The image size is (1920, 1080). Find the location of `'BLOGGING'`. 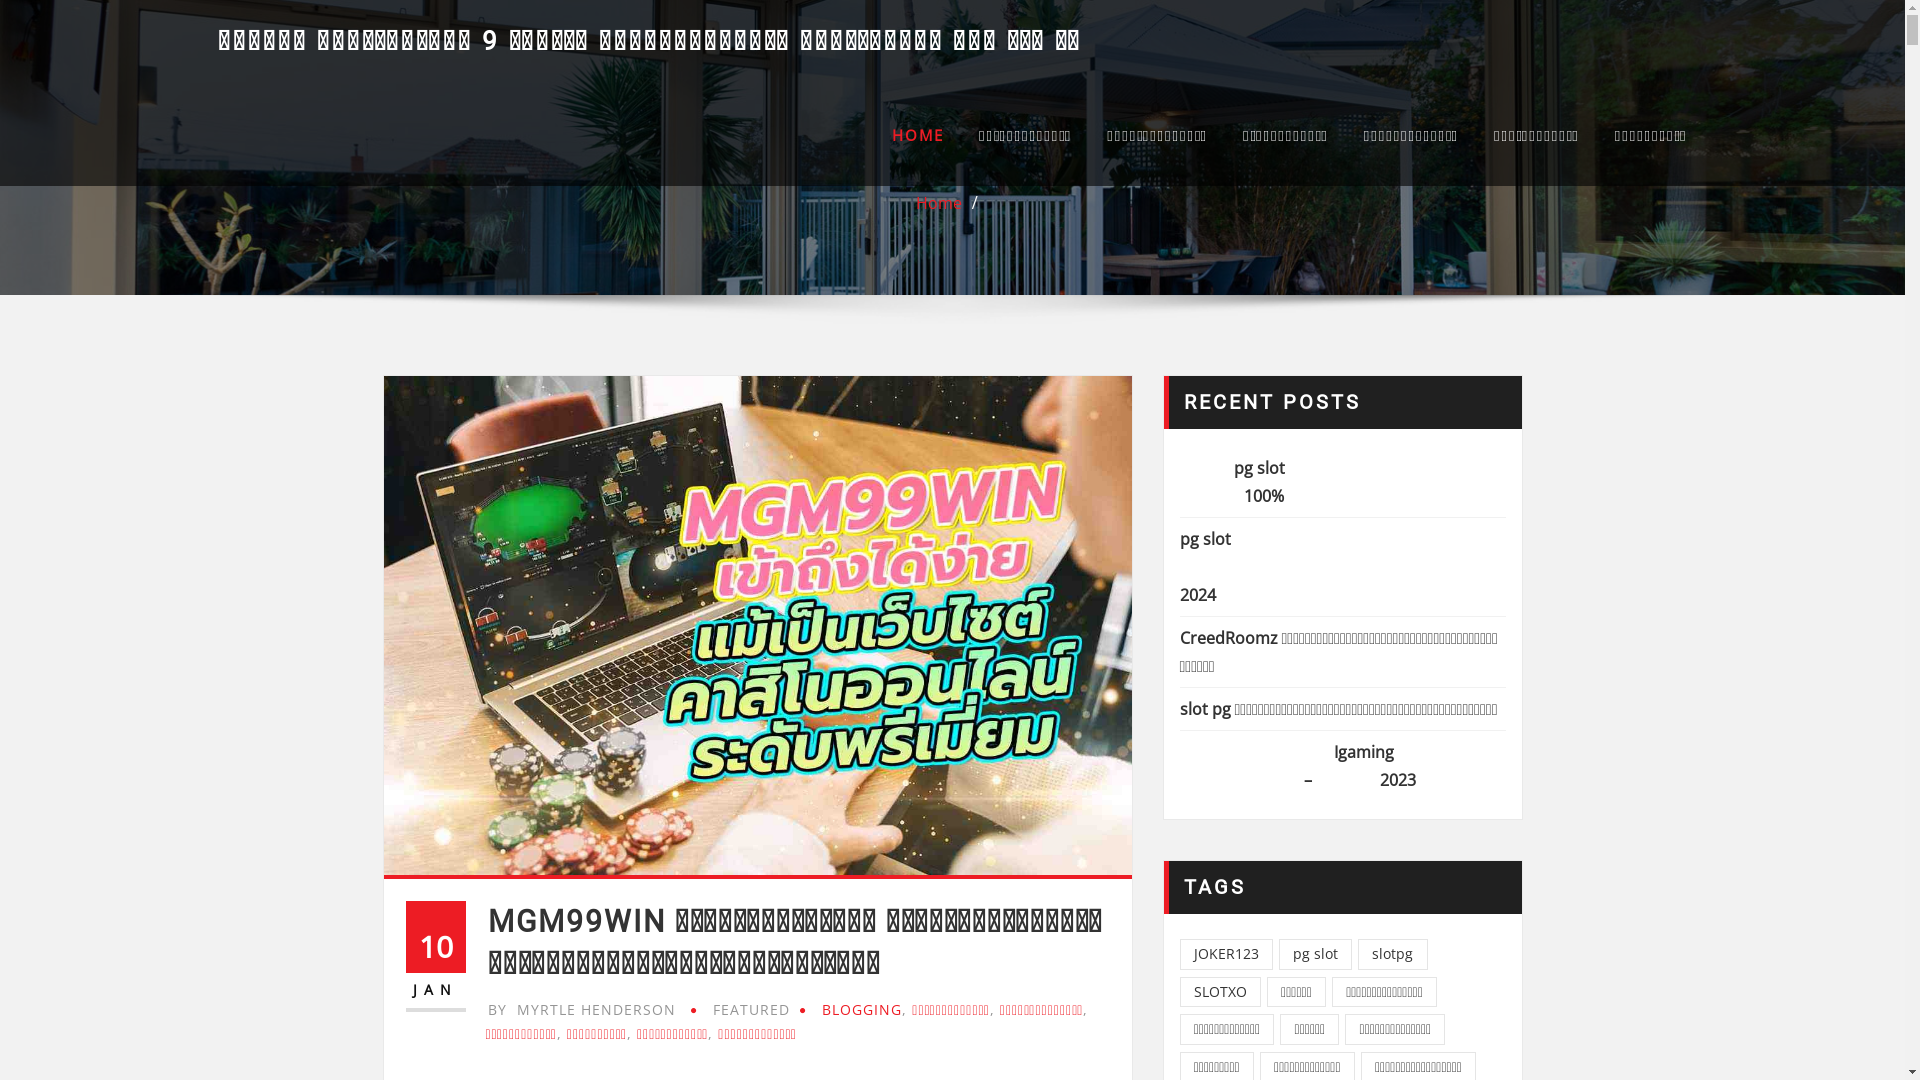

'BLOGGING' is located at coordinates (862, 1010).